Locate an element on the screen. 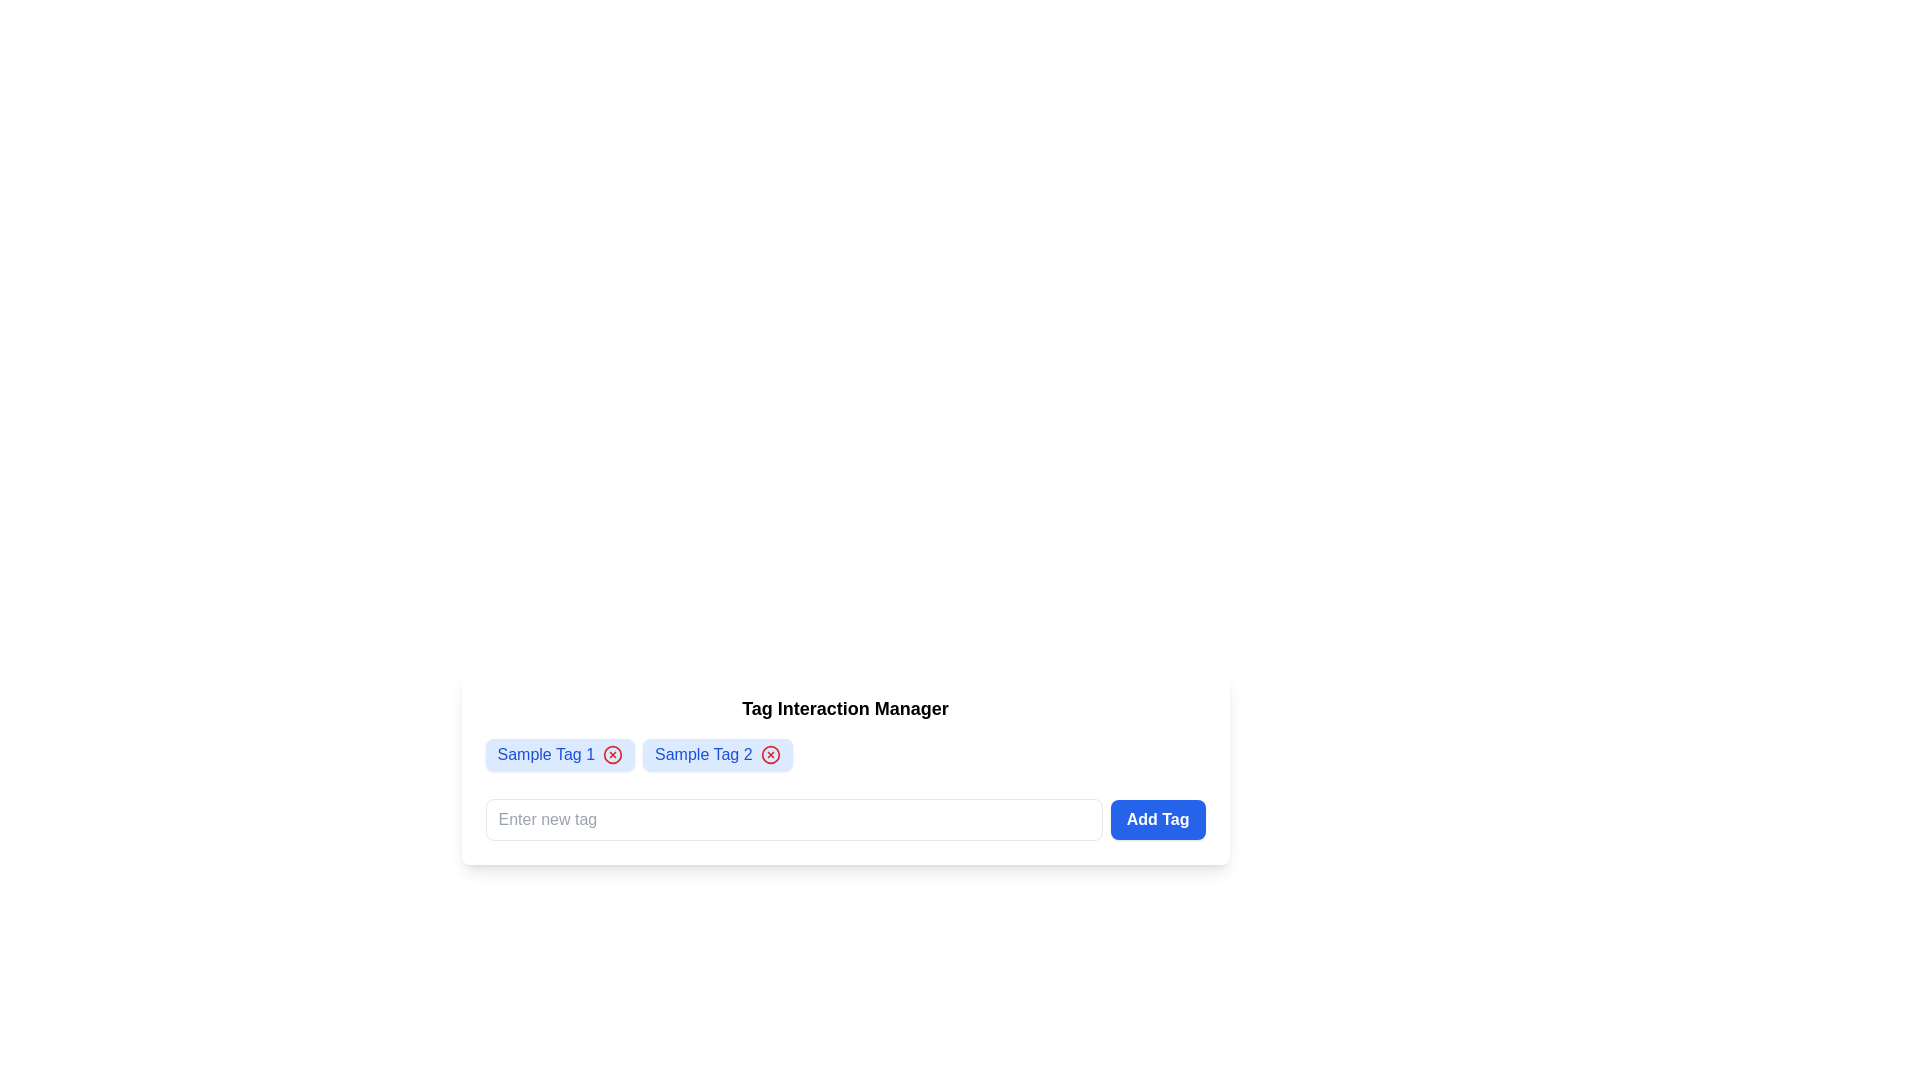  the button that adds a new tag, located at the bottom center of the interface is located at coordinates (1158, 820).